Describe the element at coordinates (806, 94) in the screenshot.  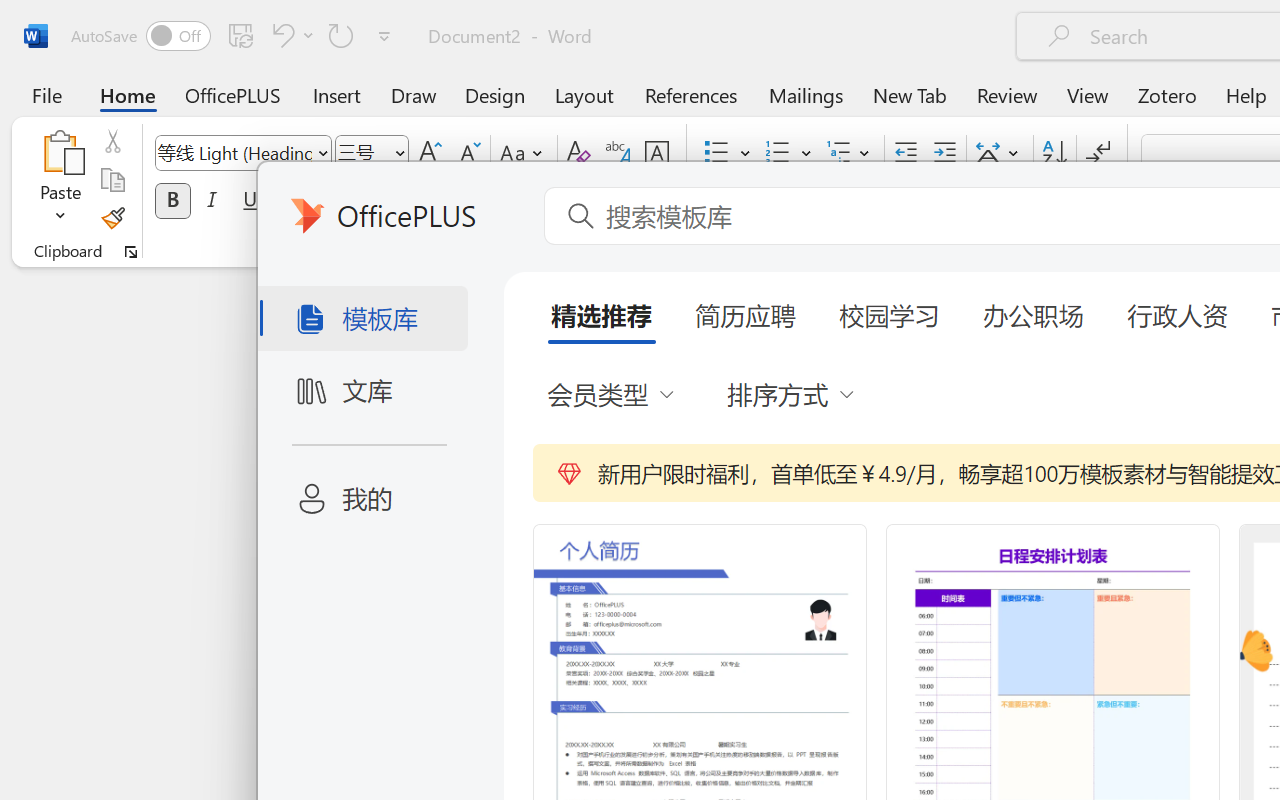
I see `'Mailings'` at that location.